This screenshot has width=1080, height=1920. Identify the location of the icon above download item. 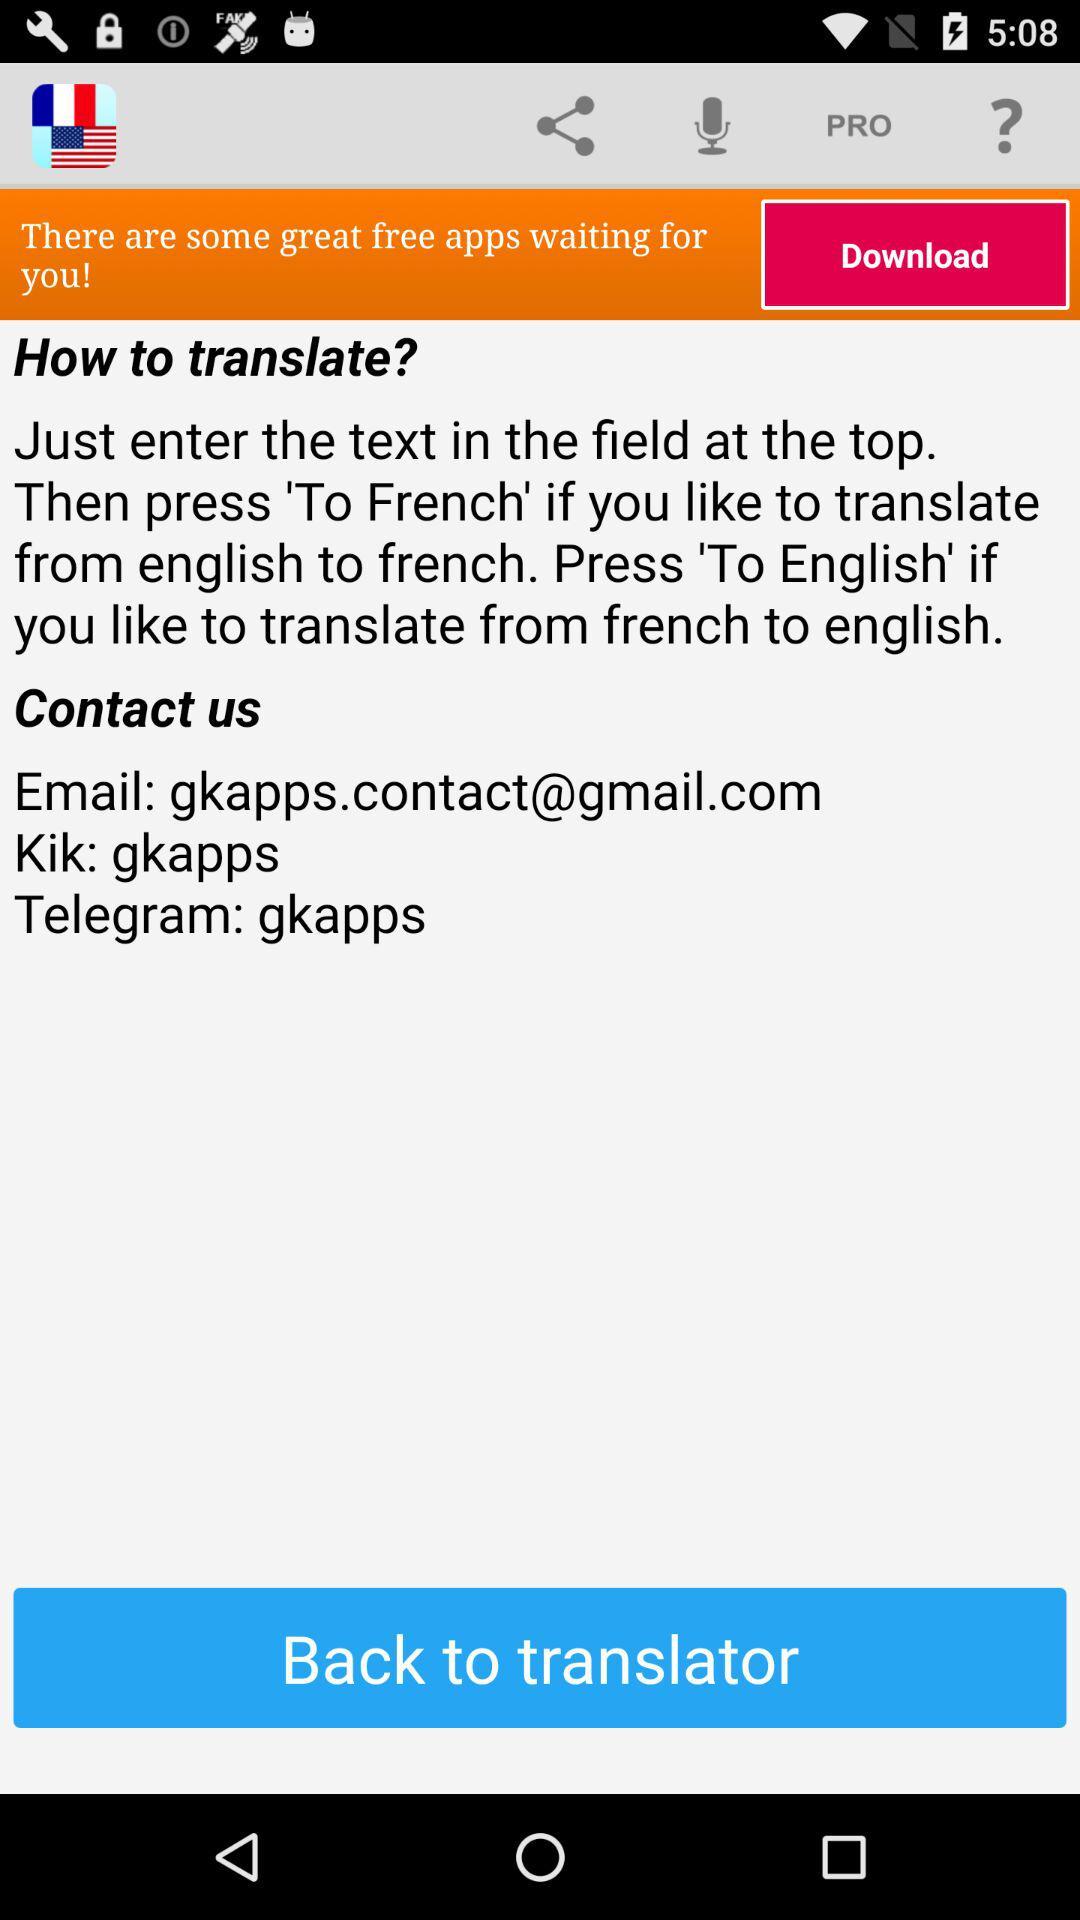
(858, 124).